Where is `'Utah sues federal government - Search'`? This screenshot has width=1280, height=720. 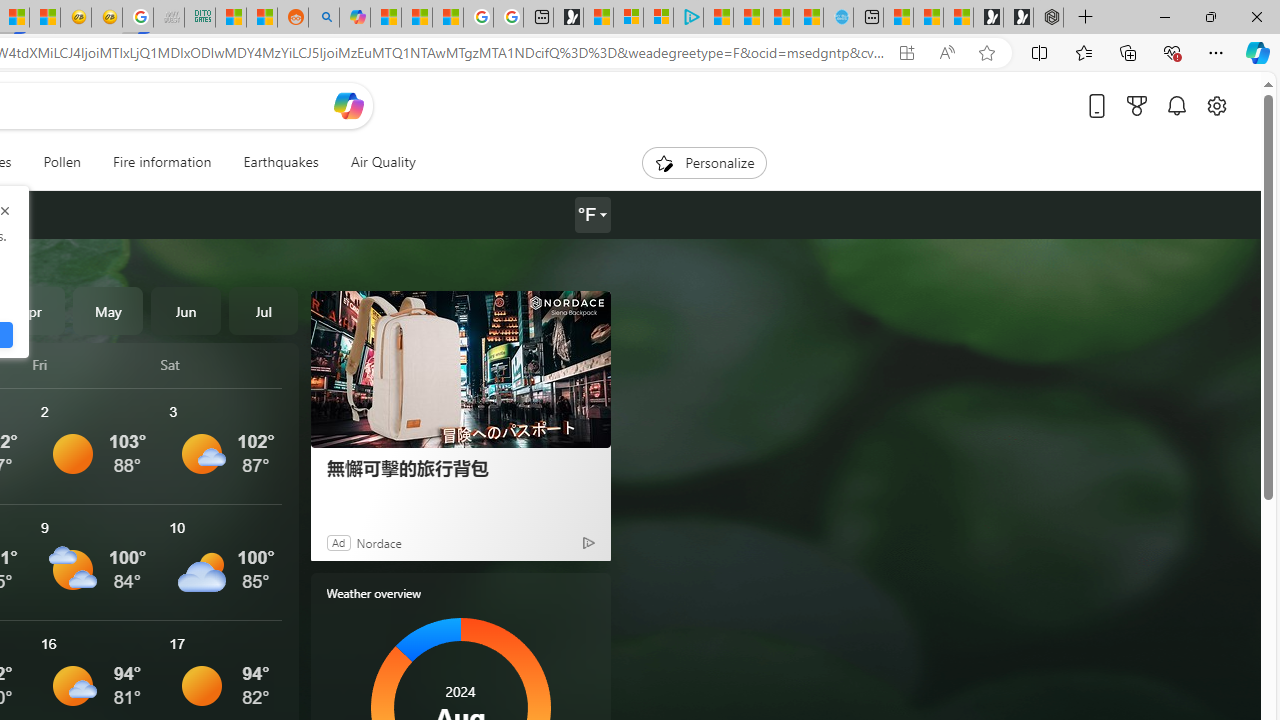 'Utah sues federal government - Search' is located at coordinates (323, 17).